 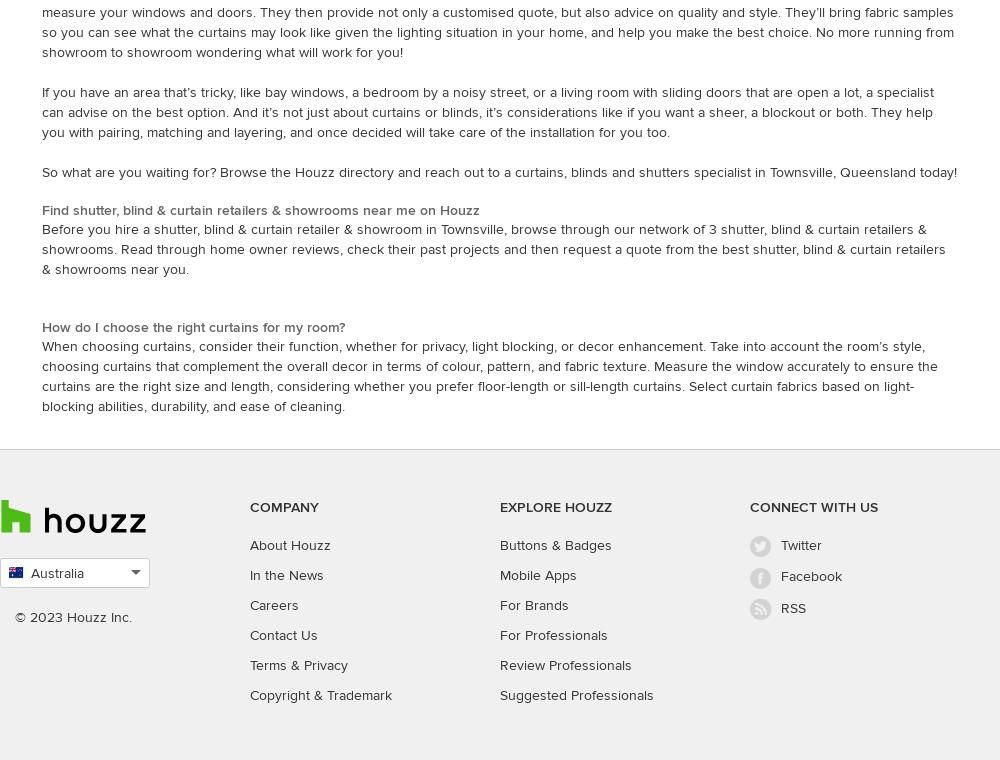 I want to click on 'Before you hire a shutter, blind & curtain retailer & showroom in Townsville, browse through our network of 3 shutter, blind & curtain retailers & showrooms. Read through home owner reviews, check their past projects and then request a quote from the best shutter, blind & curtain retailers & showrooms near you.', so click(x=493, y=247).